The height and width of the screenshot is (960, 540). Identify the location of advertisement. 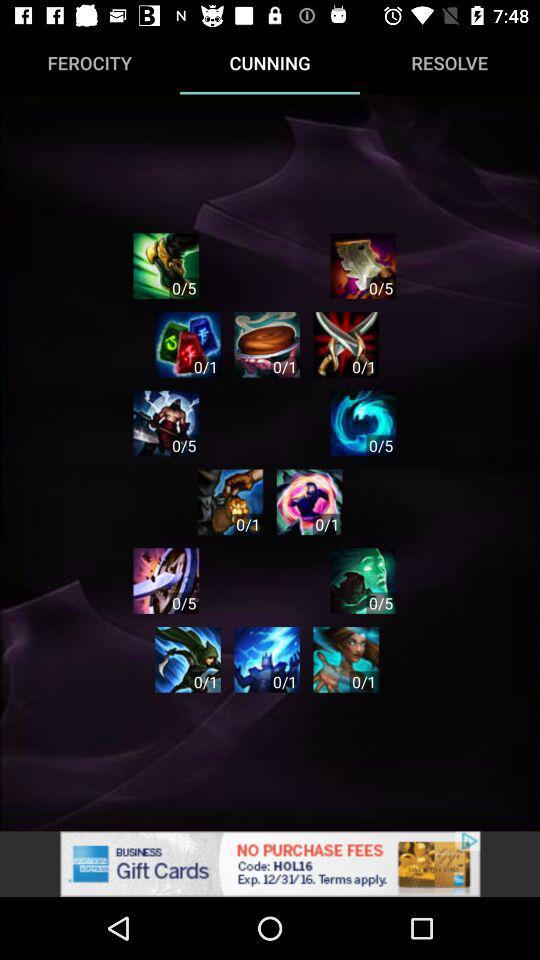
(270, 863).